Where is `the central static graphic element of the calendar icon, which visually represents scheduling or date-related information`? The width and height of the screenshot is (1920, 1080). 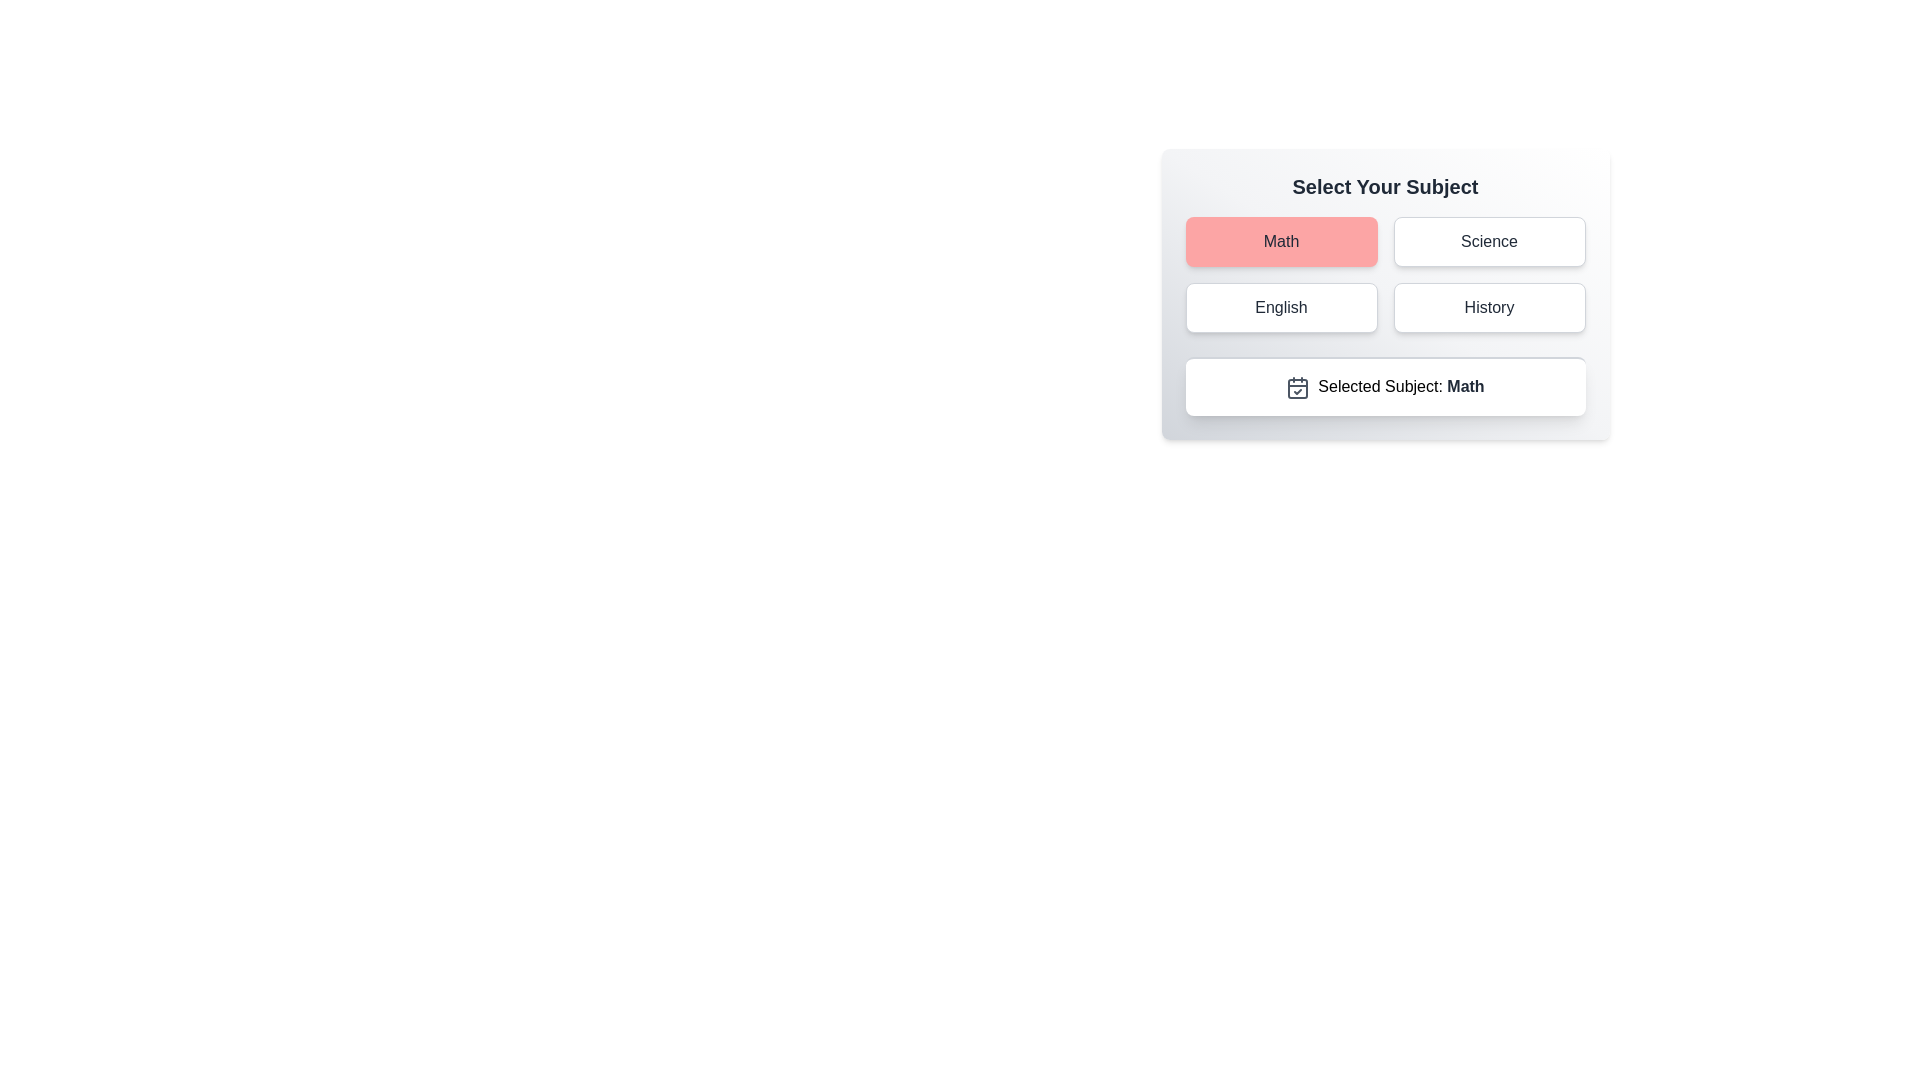 the central static graphic element of the calendar icon, which visually represents scheduling or date-related information is located at coordinates (1298, 388).